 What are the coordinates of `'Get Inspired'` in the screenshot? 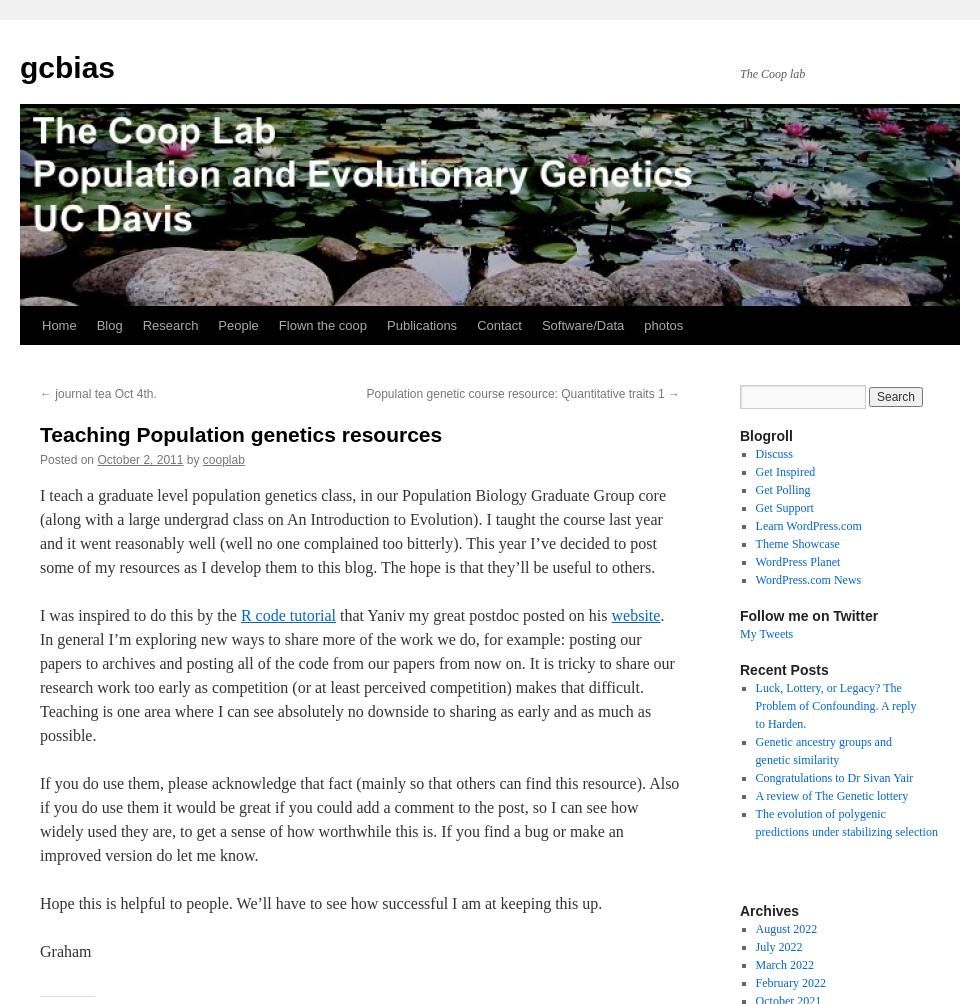 It's located at (754, 470).